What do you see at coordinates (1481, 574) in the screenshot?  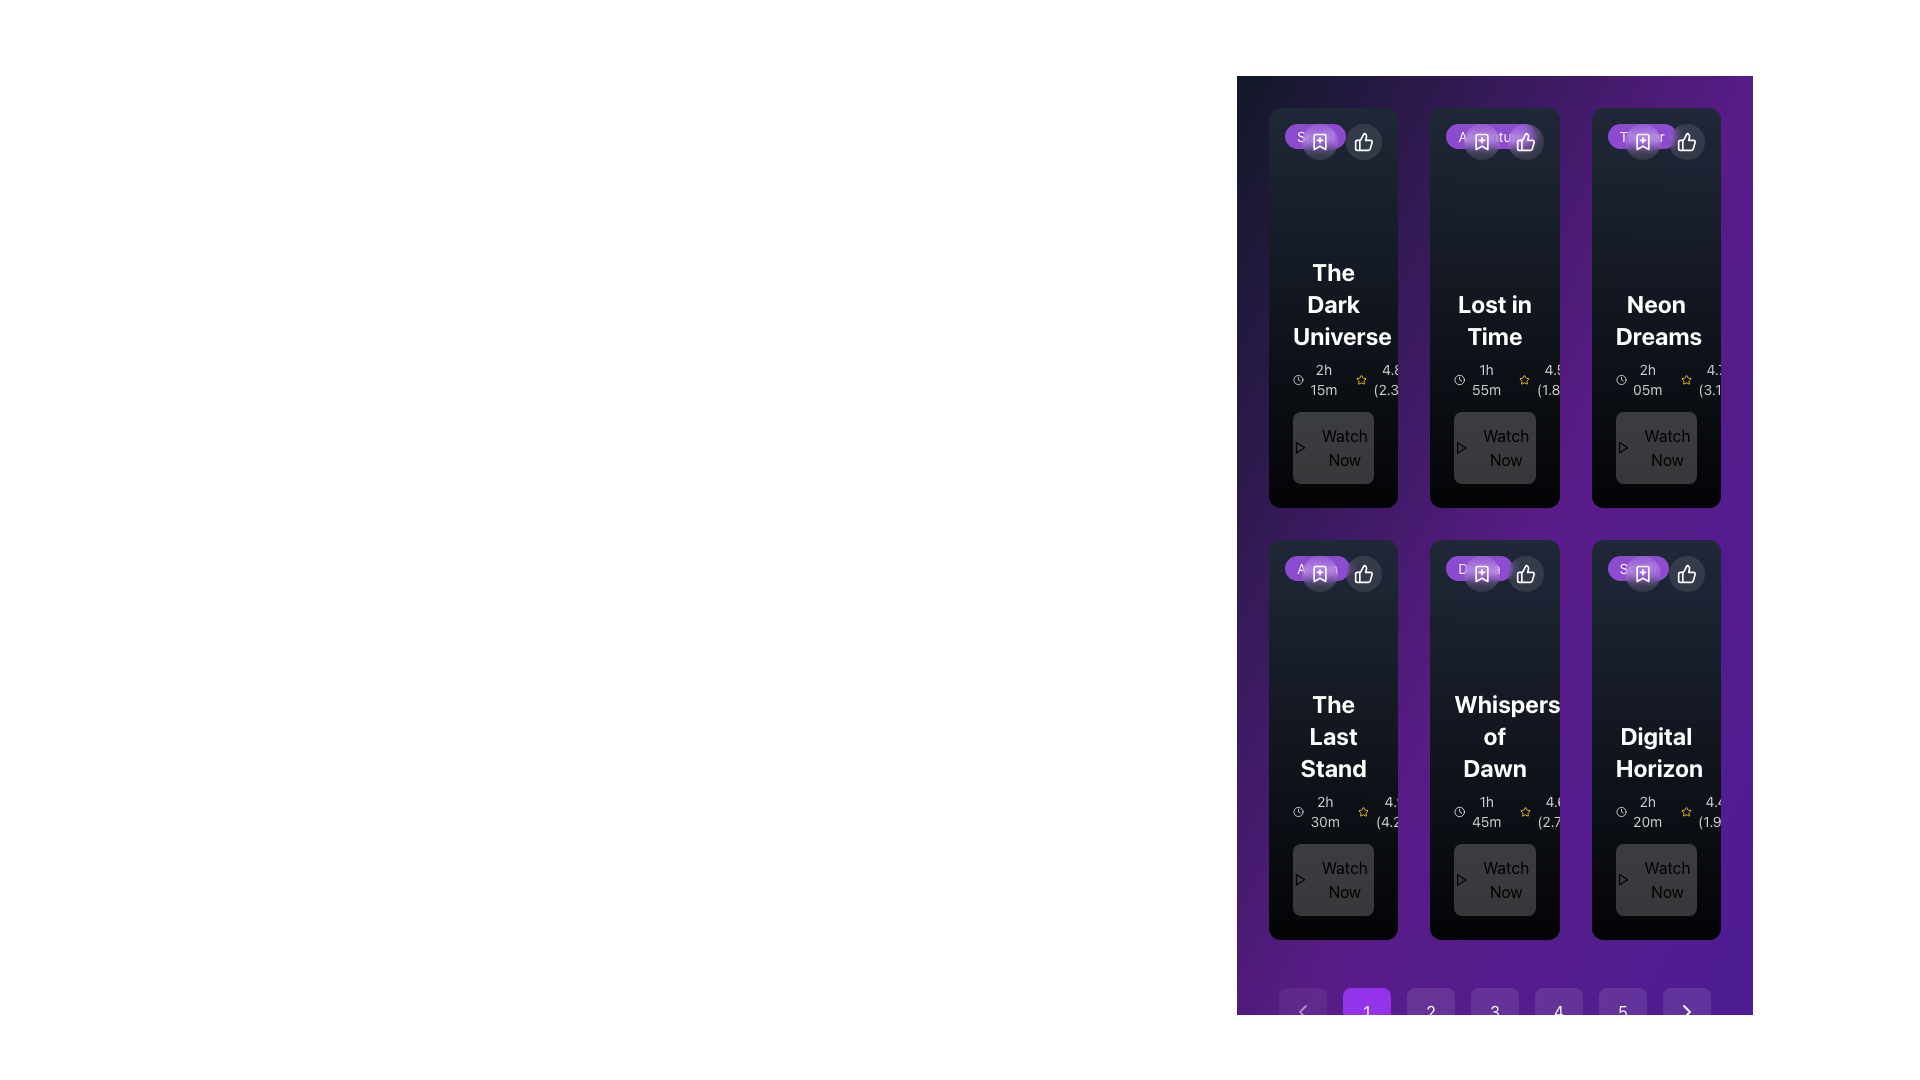 I see `the rounded button icon with a semi-transparent dark background and a white bookmark icon with a plus sign inside, located at the top-right corner of the card, to bookmark the content` at bounding box center [1481, 574].